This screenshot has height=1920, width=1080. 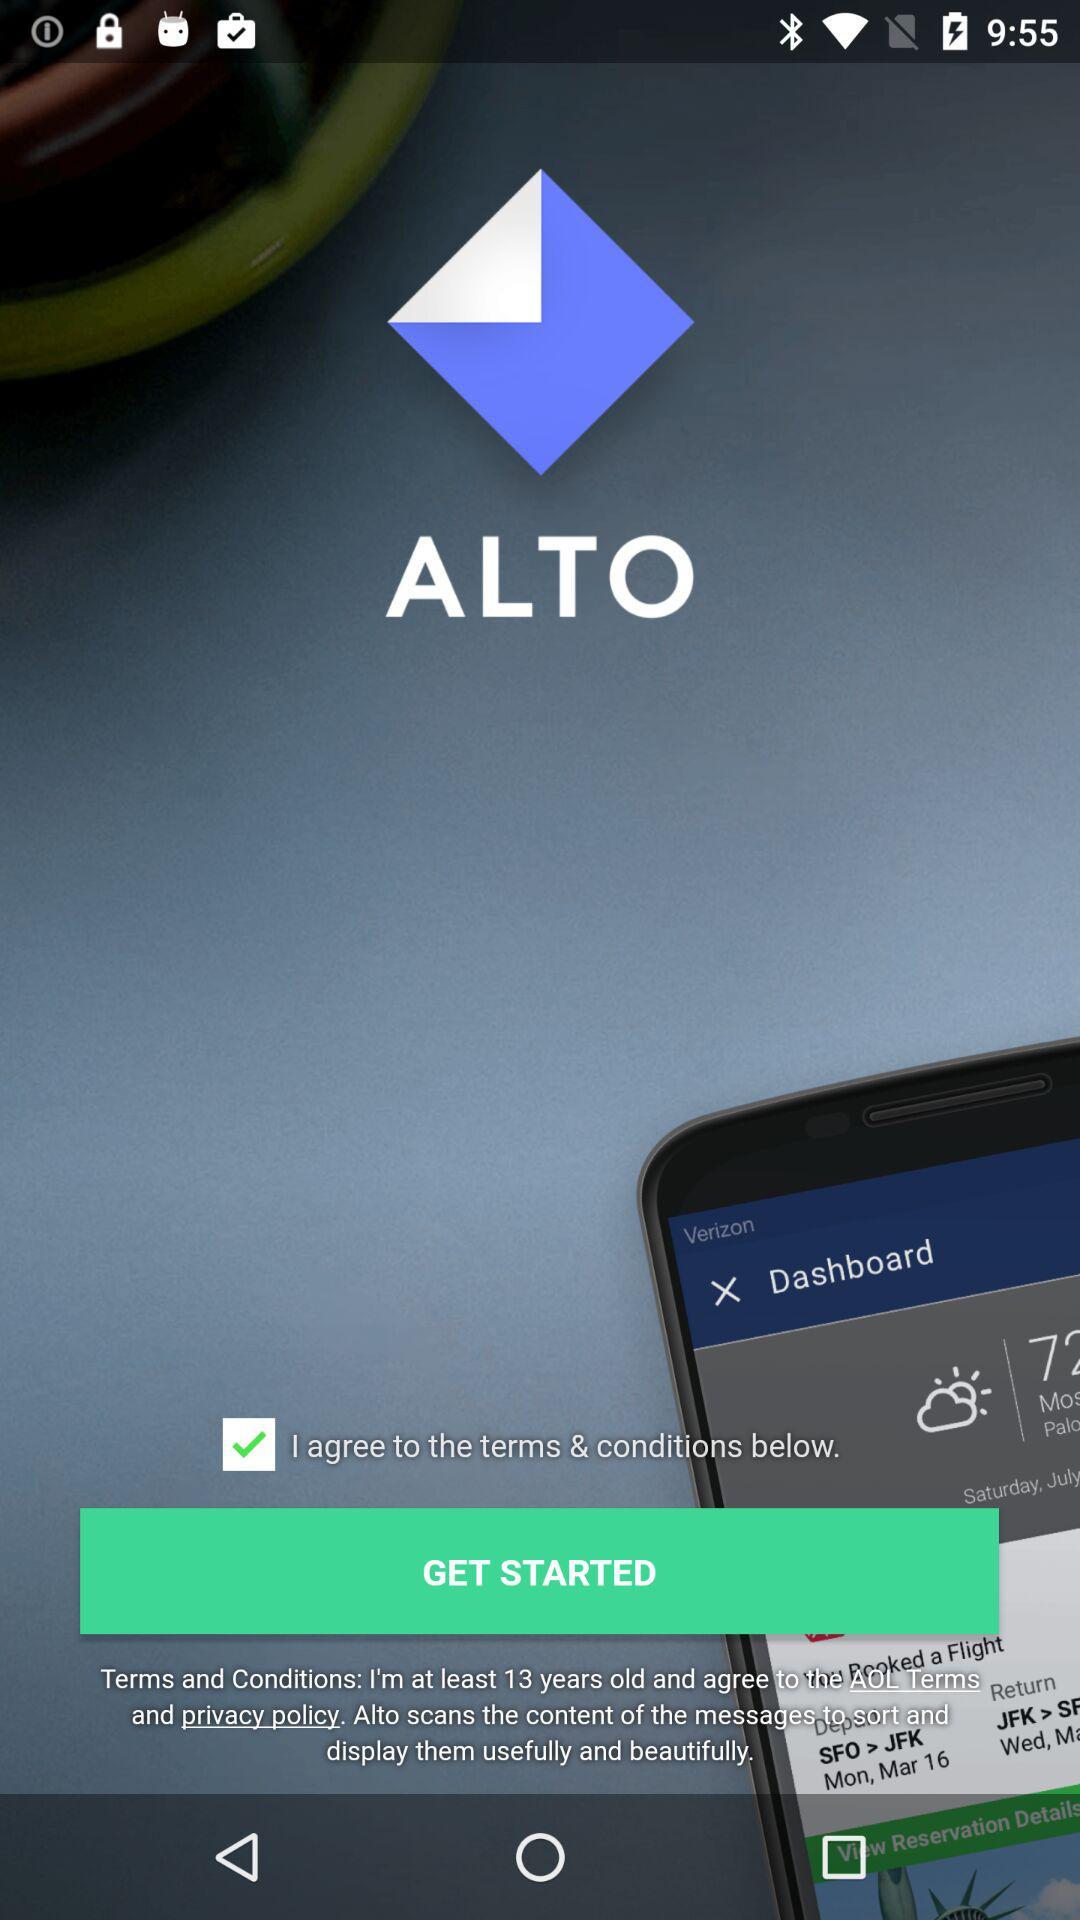 I want to click on the item to the left of i agree to item, so click(x=248, y=1444).